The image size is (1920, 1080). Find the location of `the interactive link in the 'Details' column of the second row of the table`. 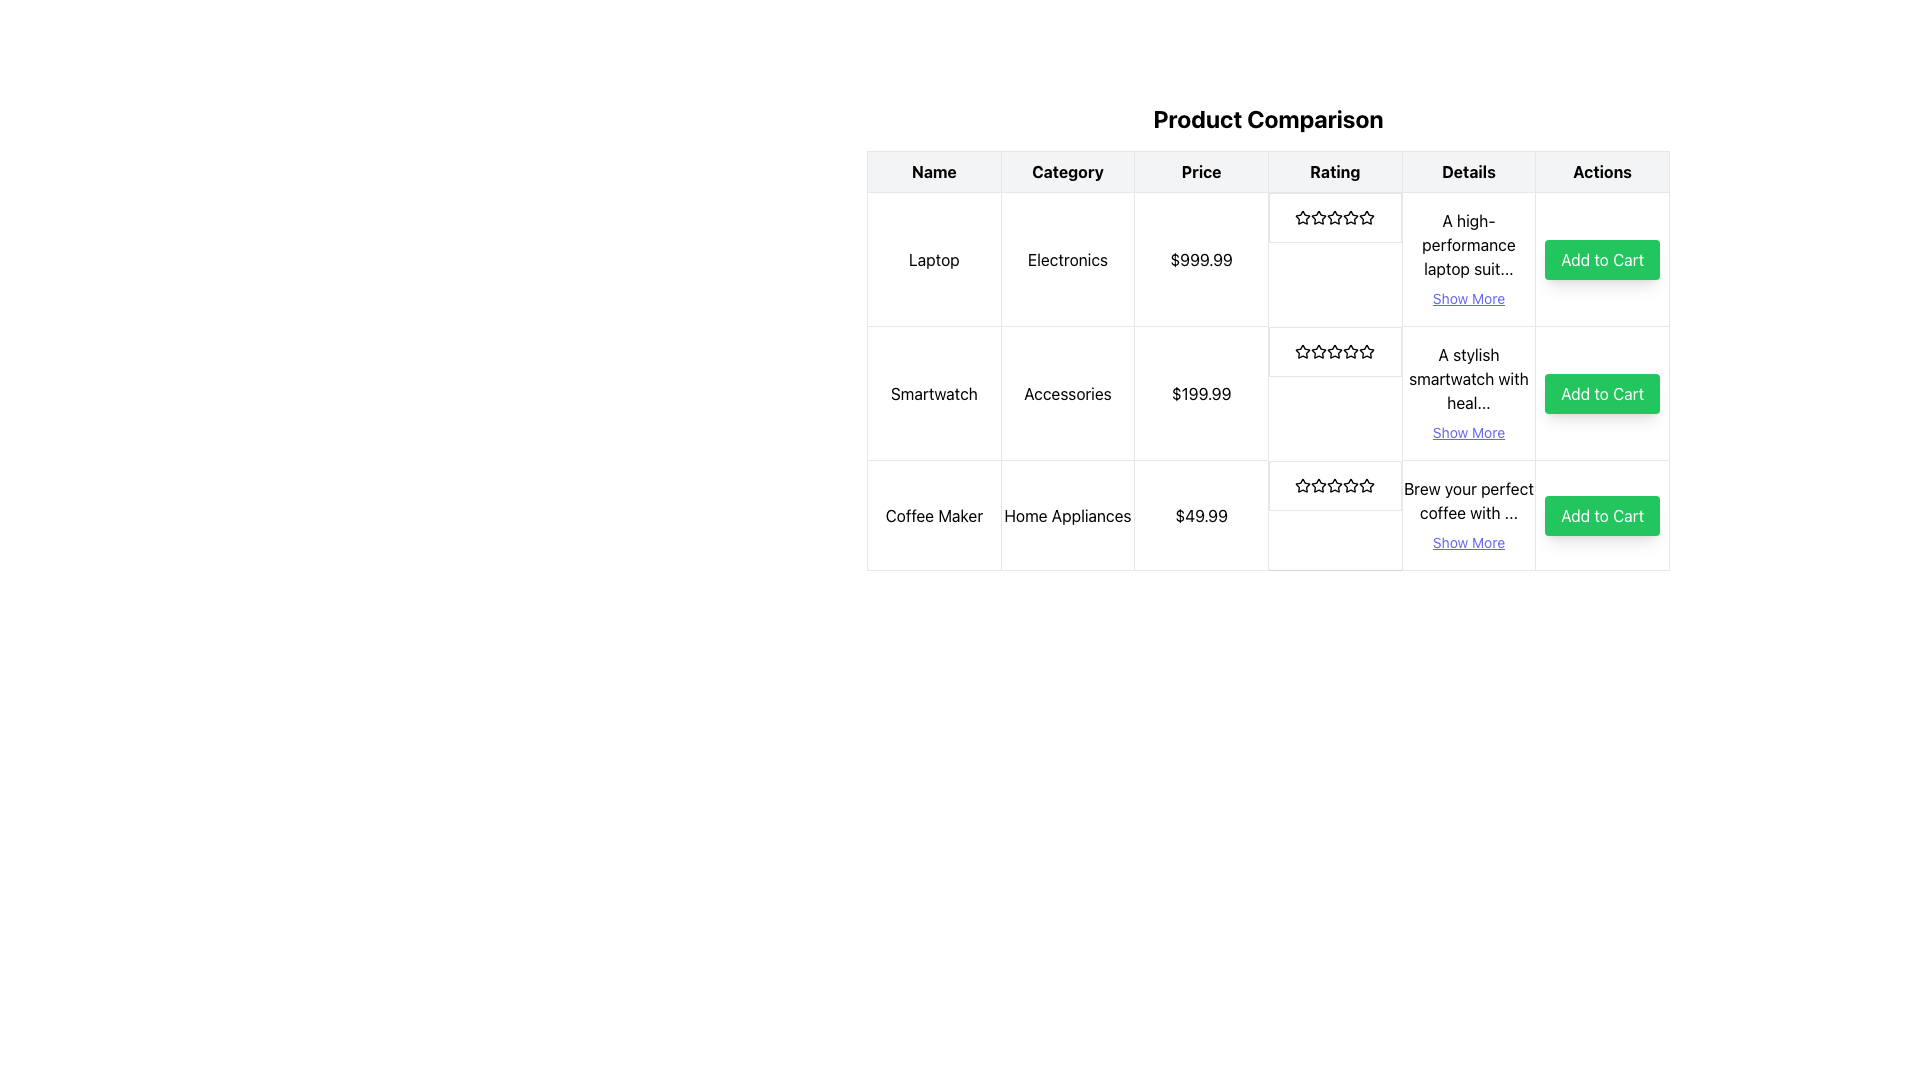

the interactive link in the 'Details' column of the second row of the table is located at coordinates (1468, 431).